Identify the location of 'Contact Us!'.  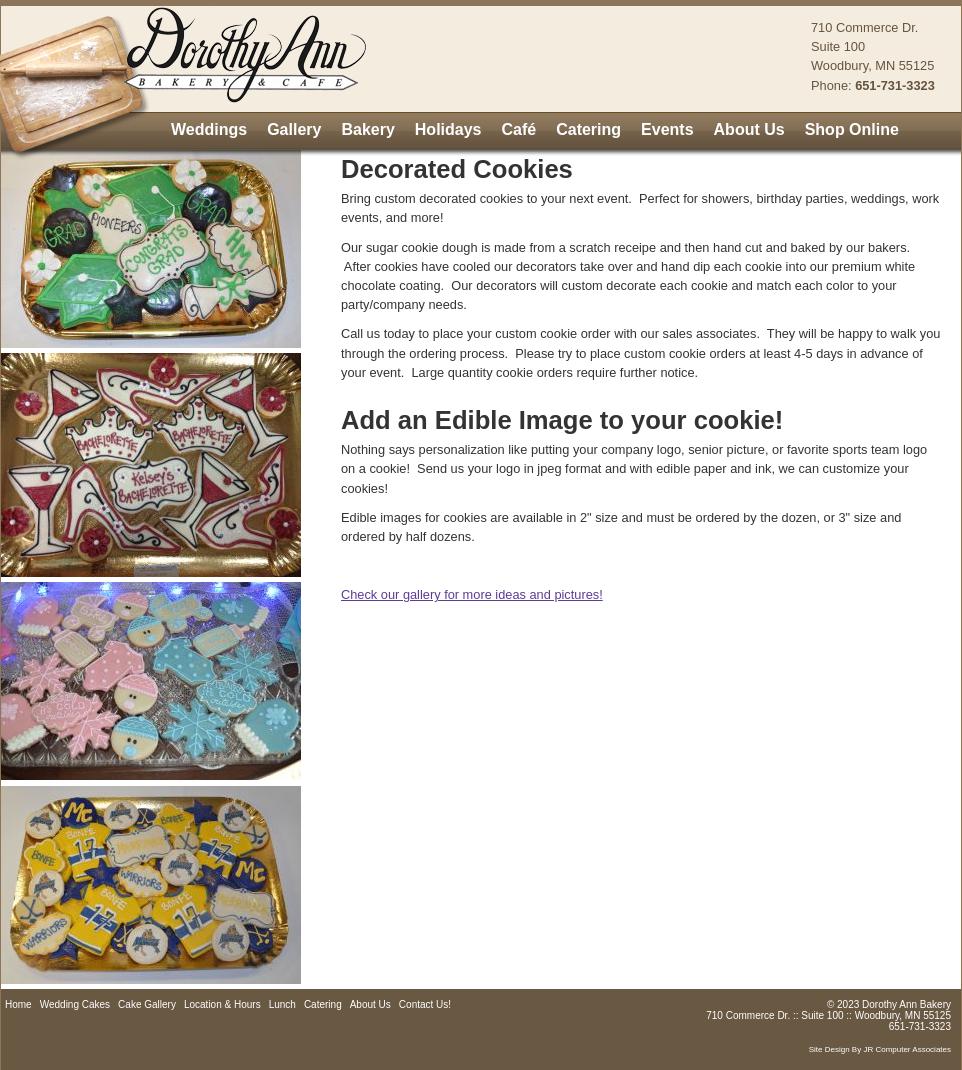
(423, 1003).